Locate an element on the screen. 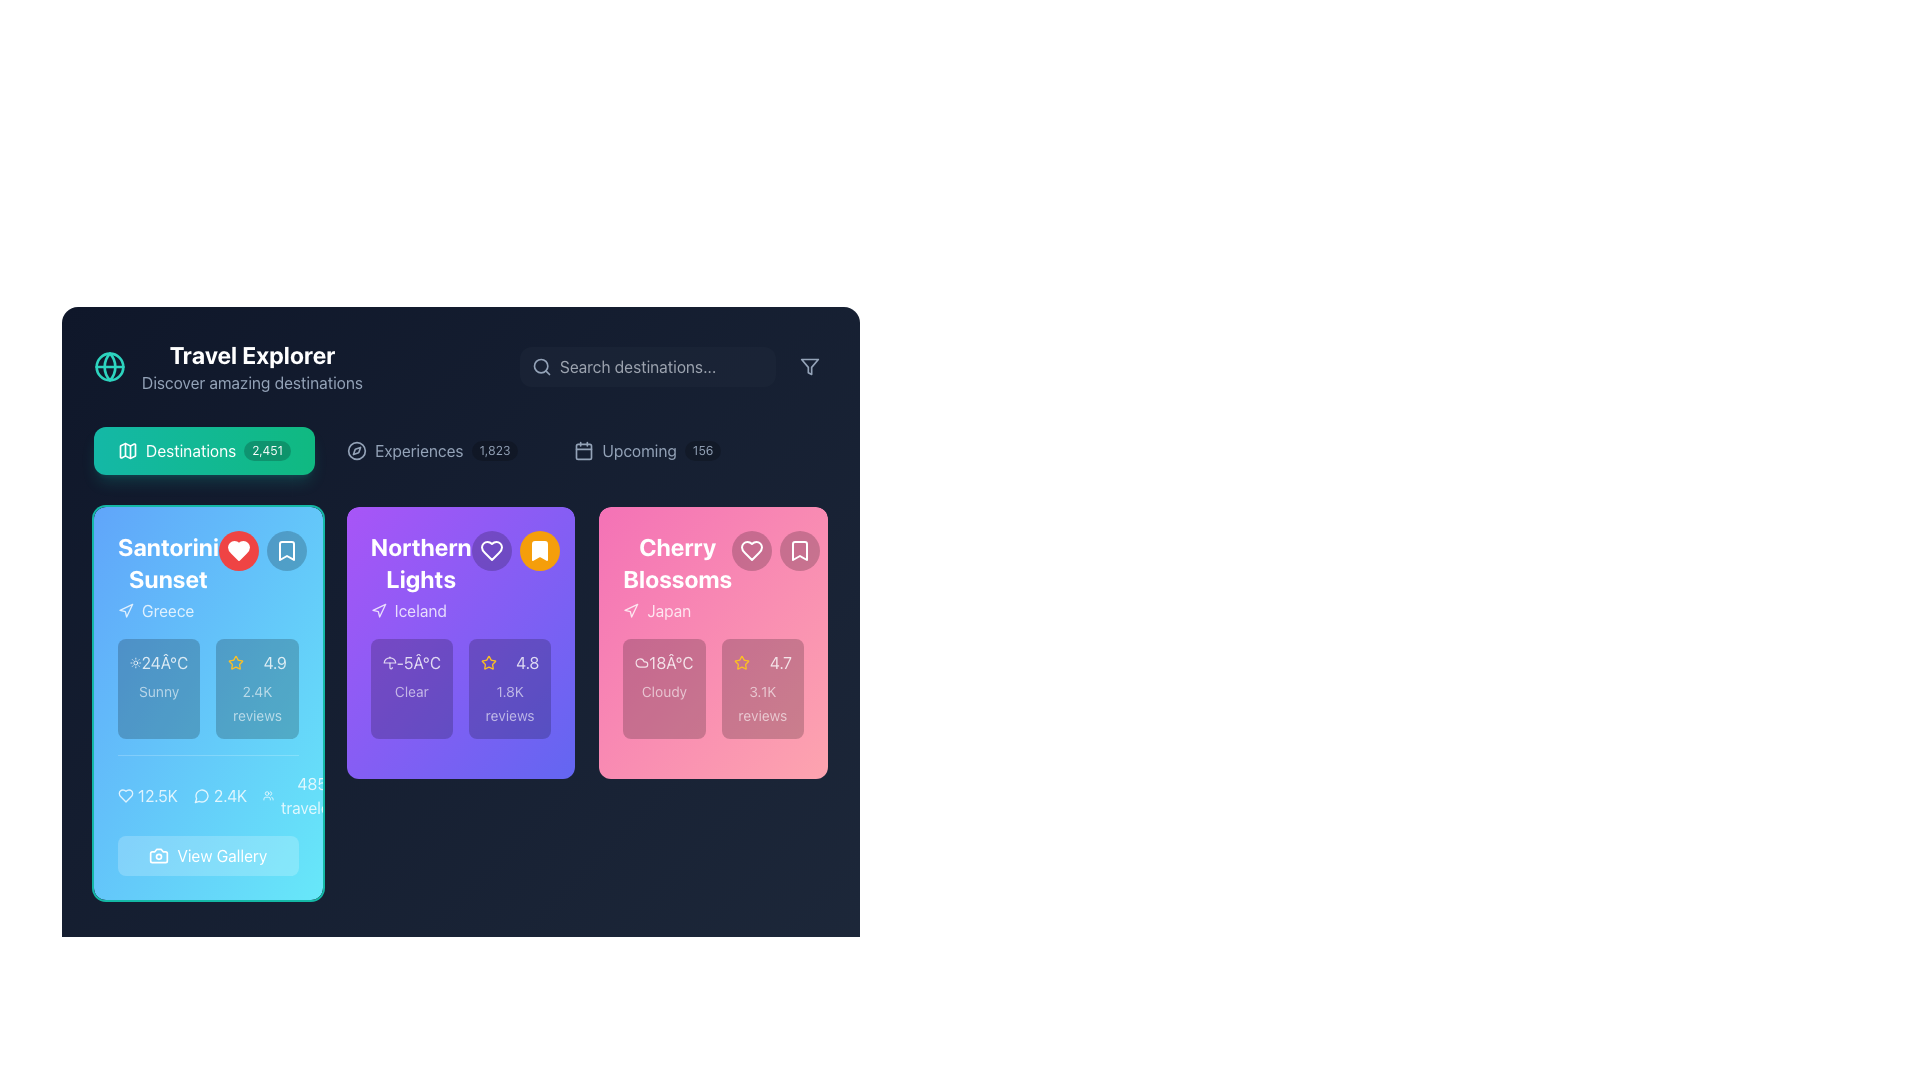 Image resolution: width=1920 pixels, height=1080 pixels. the heart-shaped 'like' icon in pink hue located in the top-right section of the second card labeled 'Northern Lights' to mark the item as favorite is located at coordinates (751, 551).